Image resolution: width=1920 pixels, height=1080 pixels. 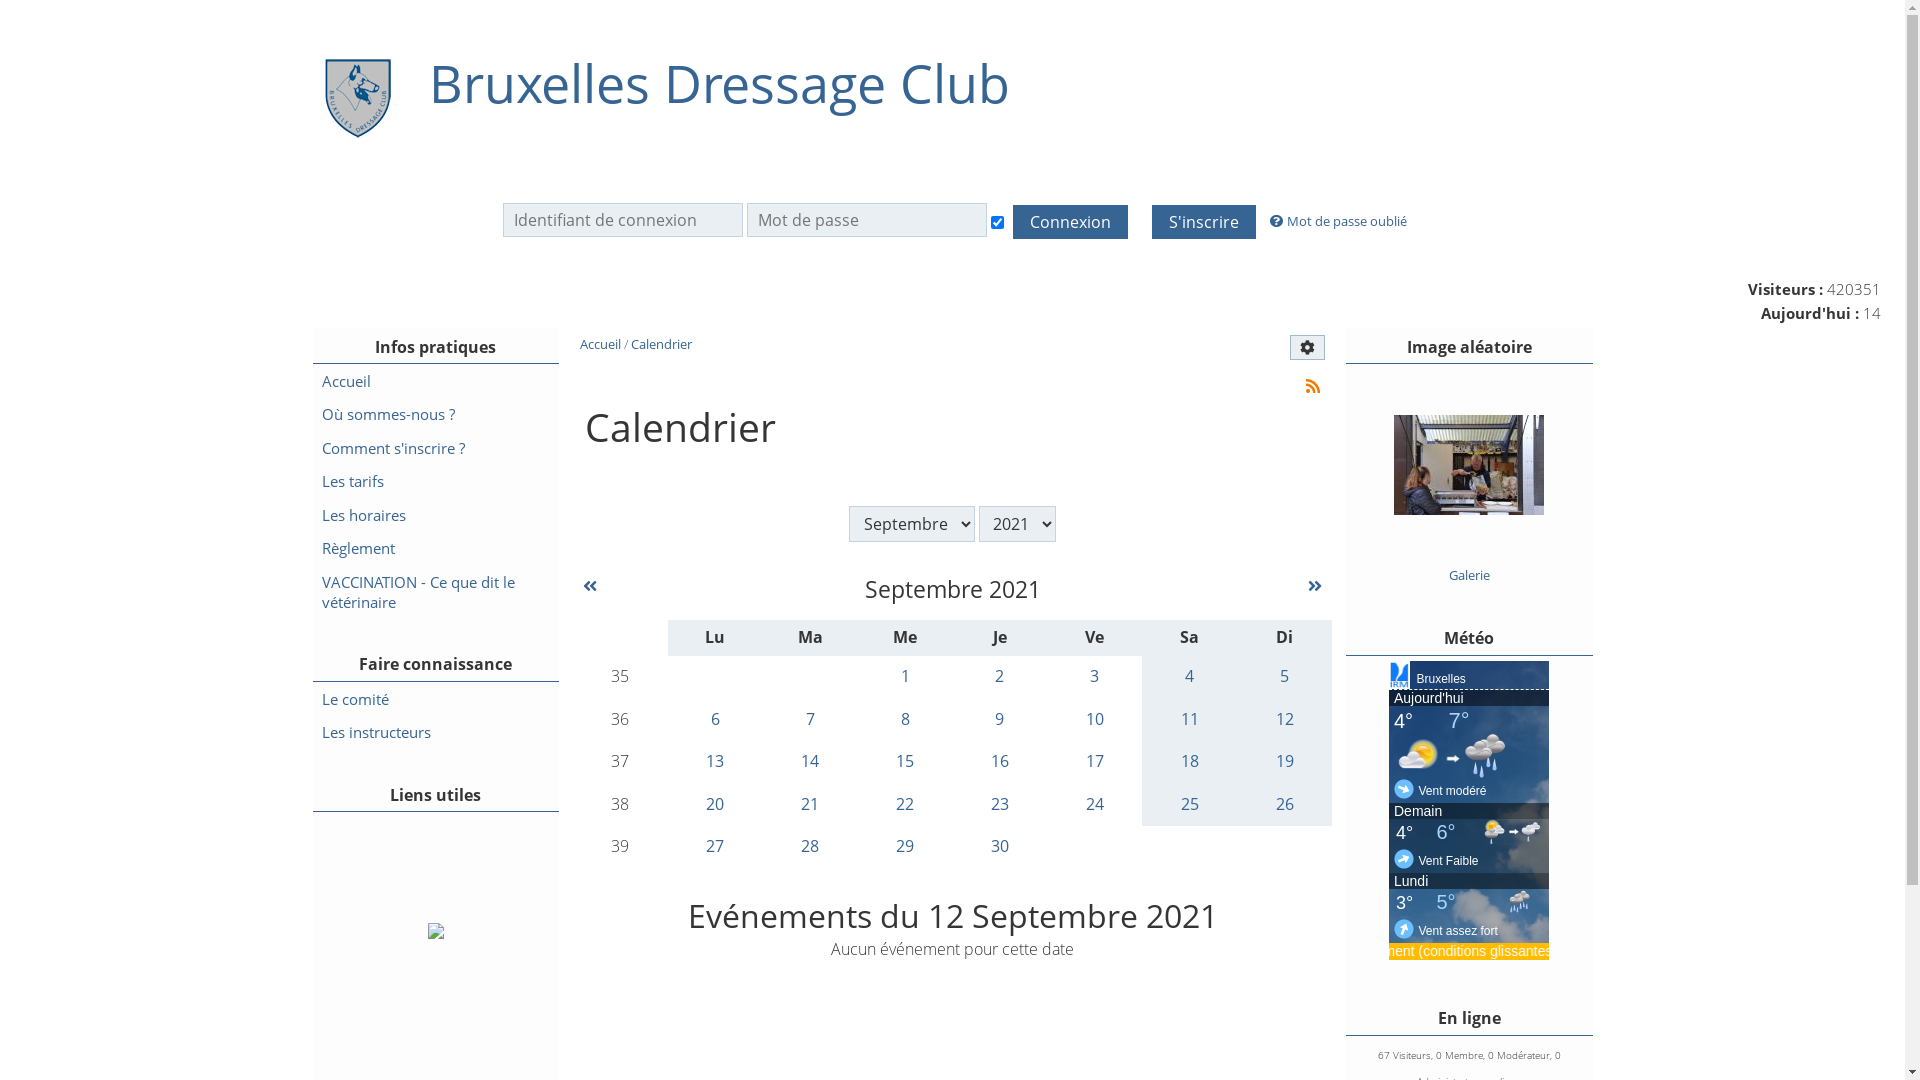 What do you see at coordinates (1469, 574) in the screenshot?
I see `'Galerie'` at bounding box center [1469, 574].